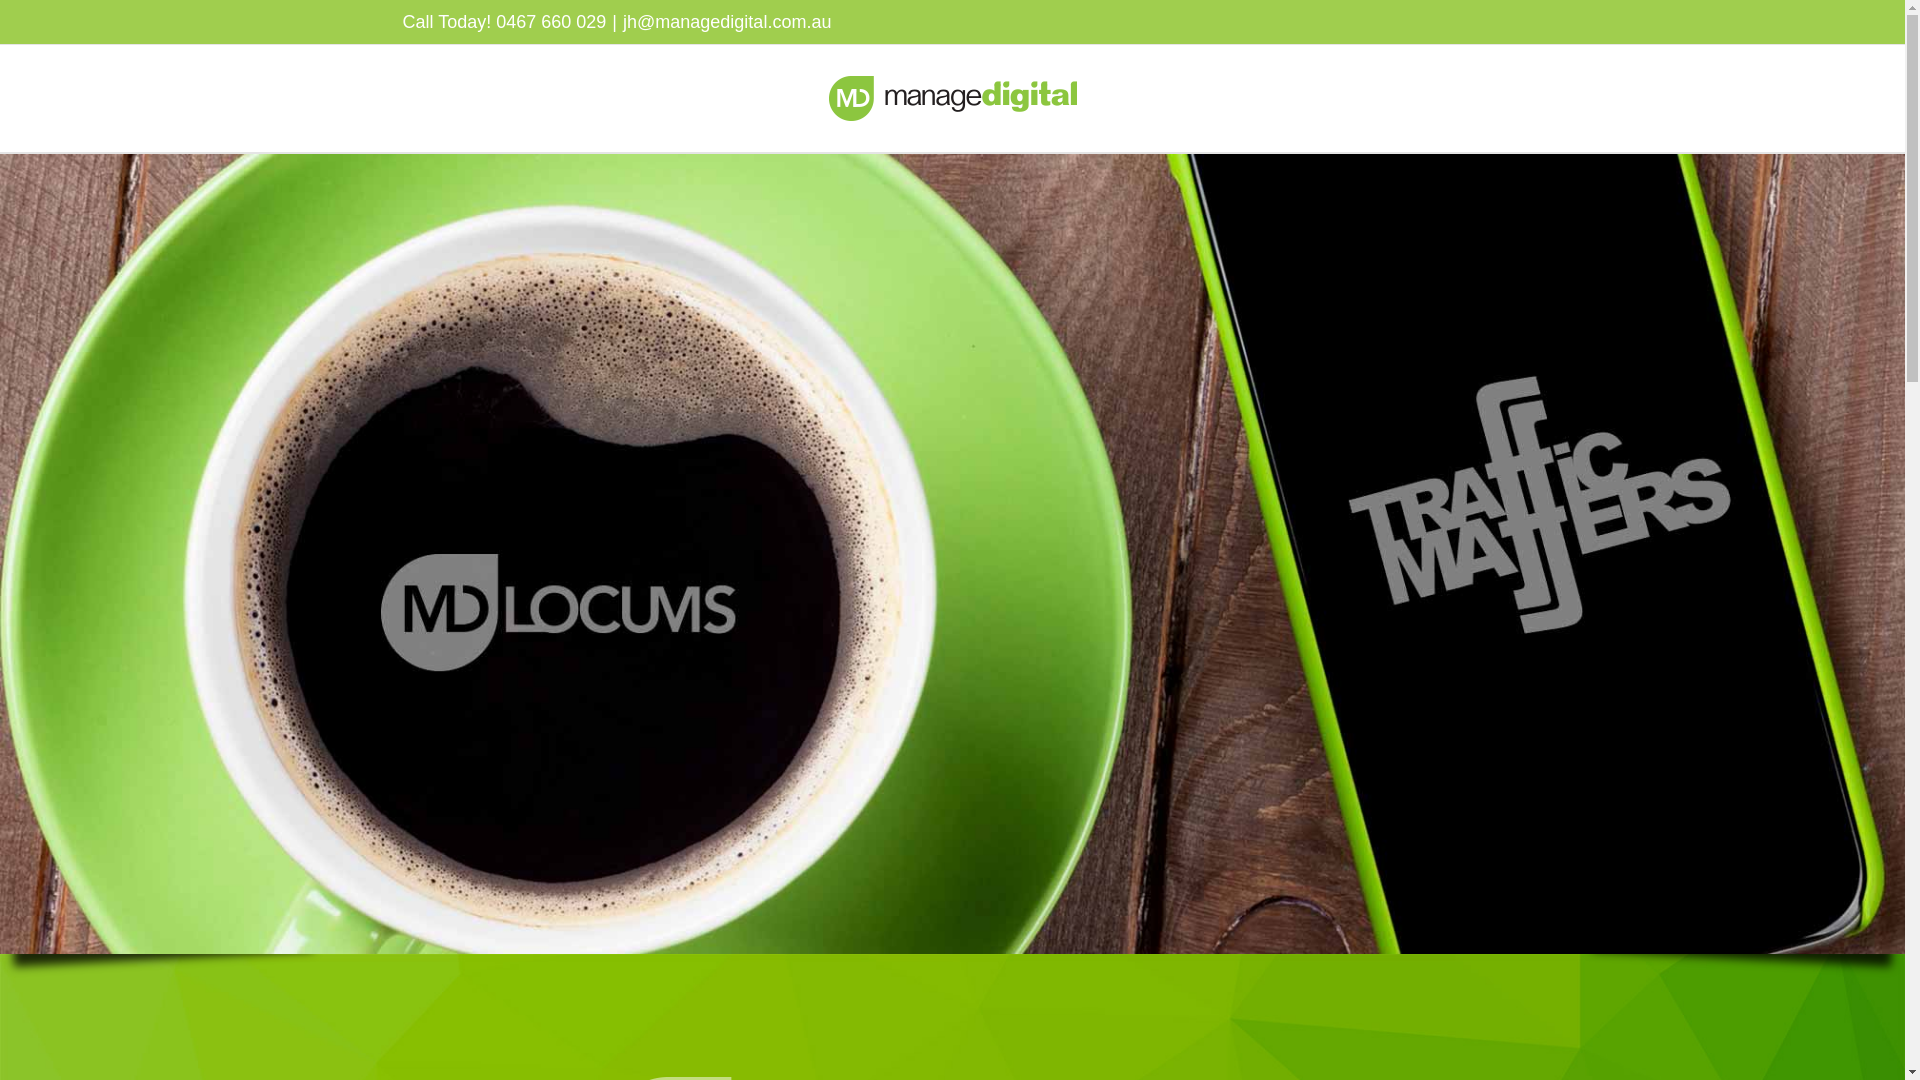 The width and height of the screenshot is (1920, 1080). I want to click on 'jh@managedigital.com.au', so click(725, 22).